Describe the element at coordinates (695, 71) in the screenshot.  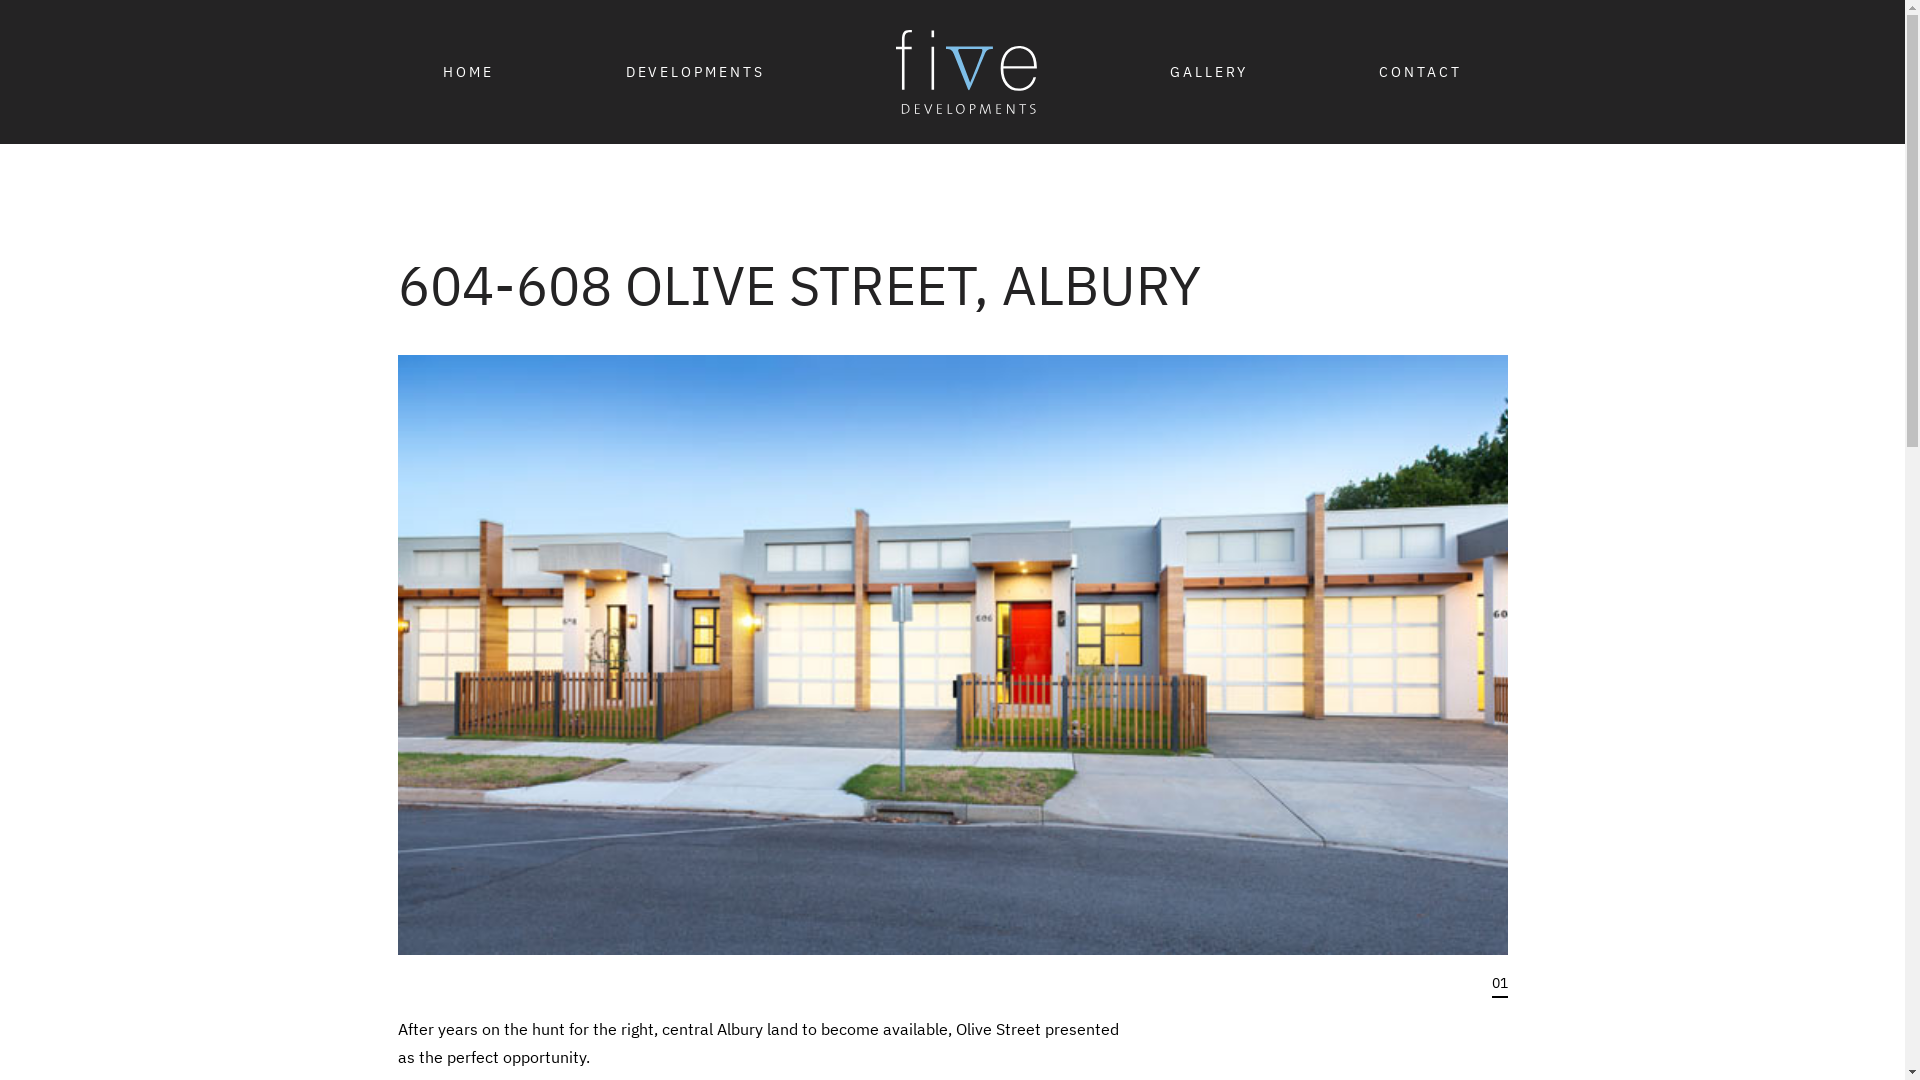
I see `'DEVELOPMENTS'` at that location.